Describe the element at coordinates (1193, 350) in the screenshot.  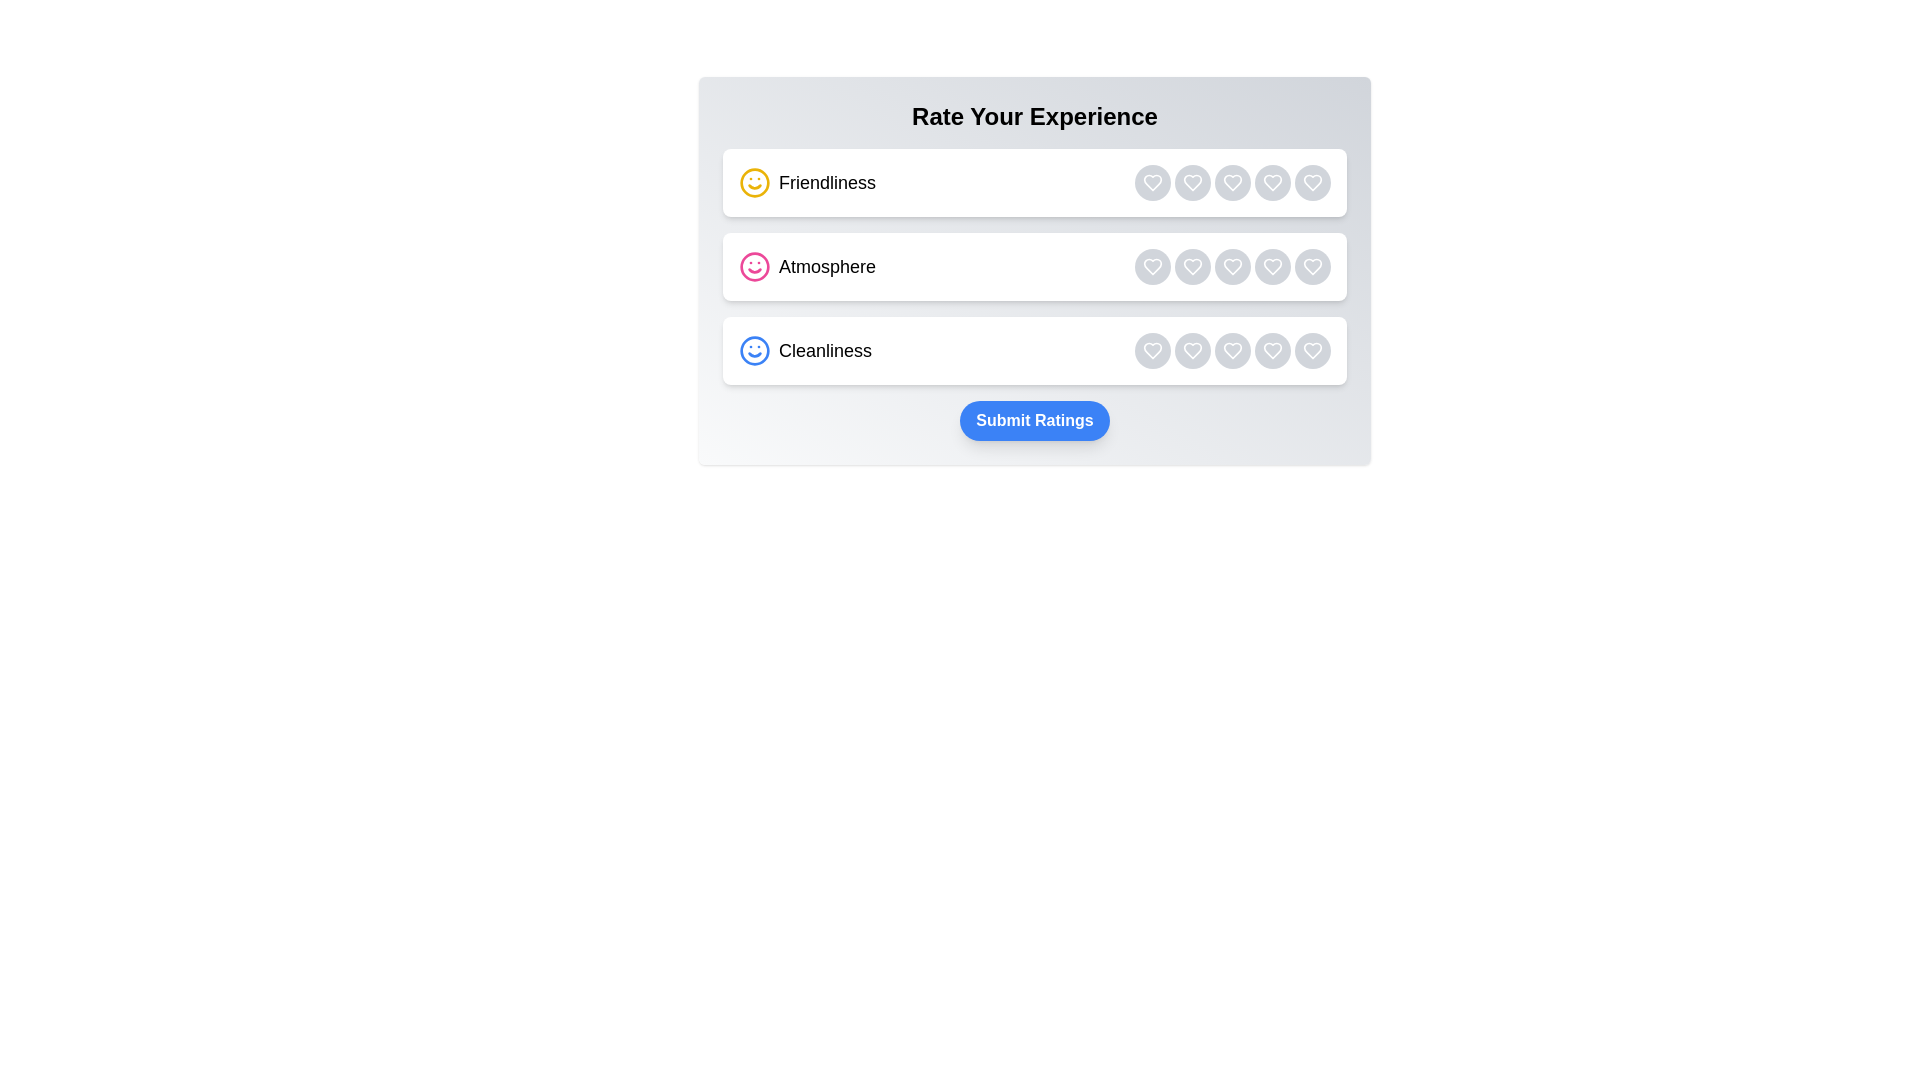
I see `the rating button for category Cleanliness with rating 2` at that location.